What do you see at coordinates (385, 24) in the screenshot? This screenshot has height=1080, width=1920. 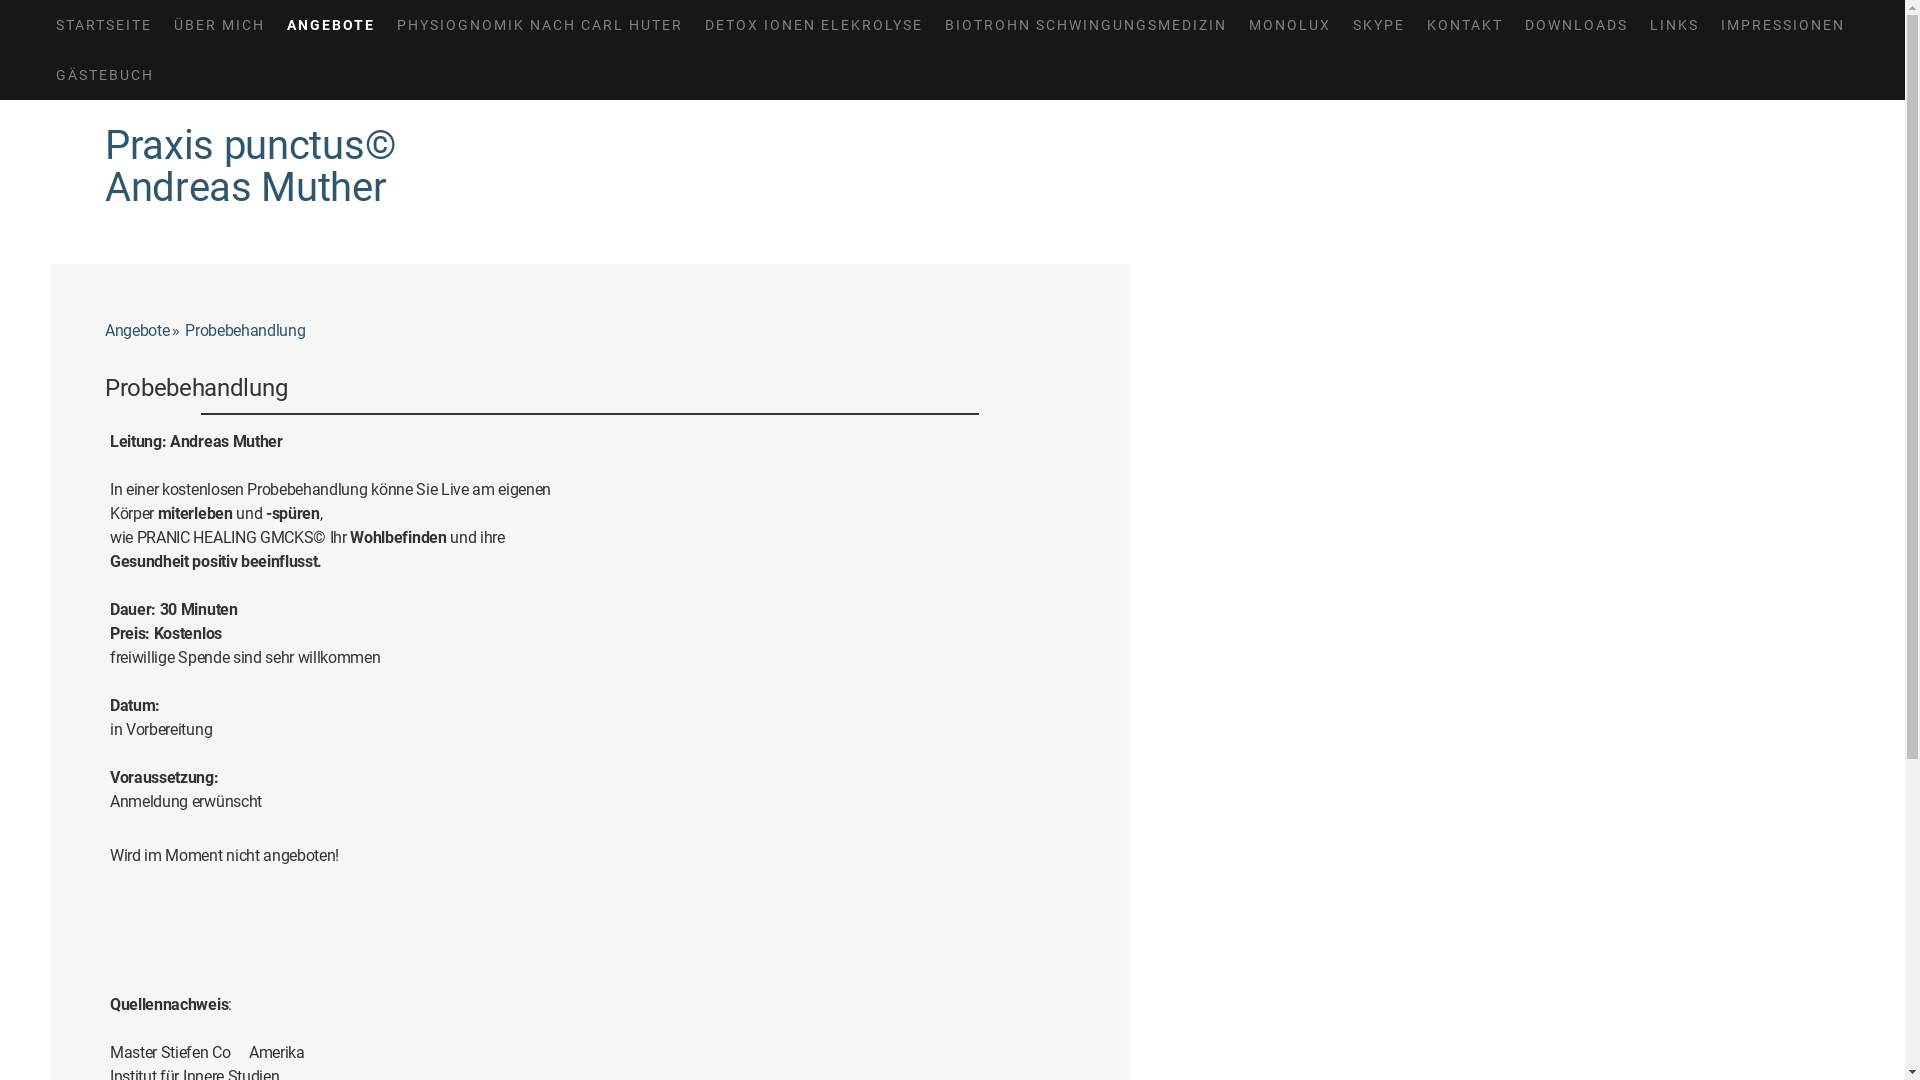 I see `'PHYSIOGNOMIK NACH CARL HUTER'` at bounding box center [385, 24].